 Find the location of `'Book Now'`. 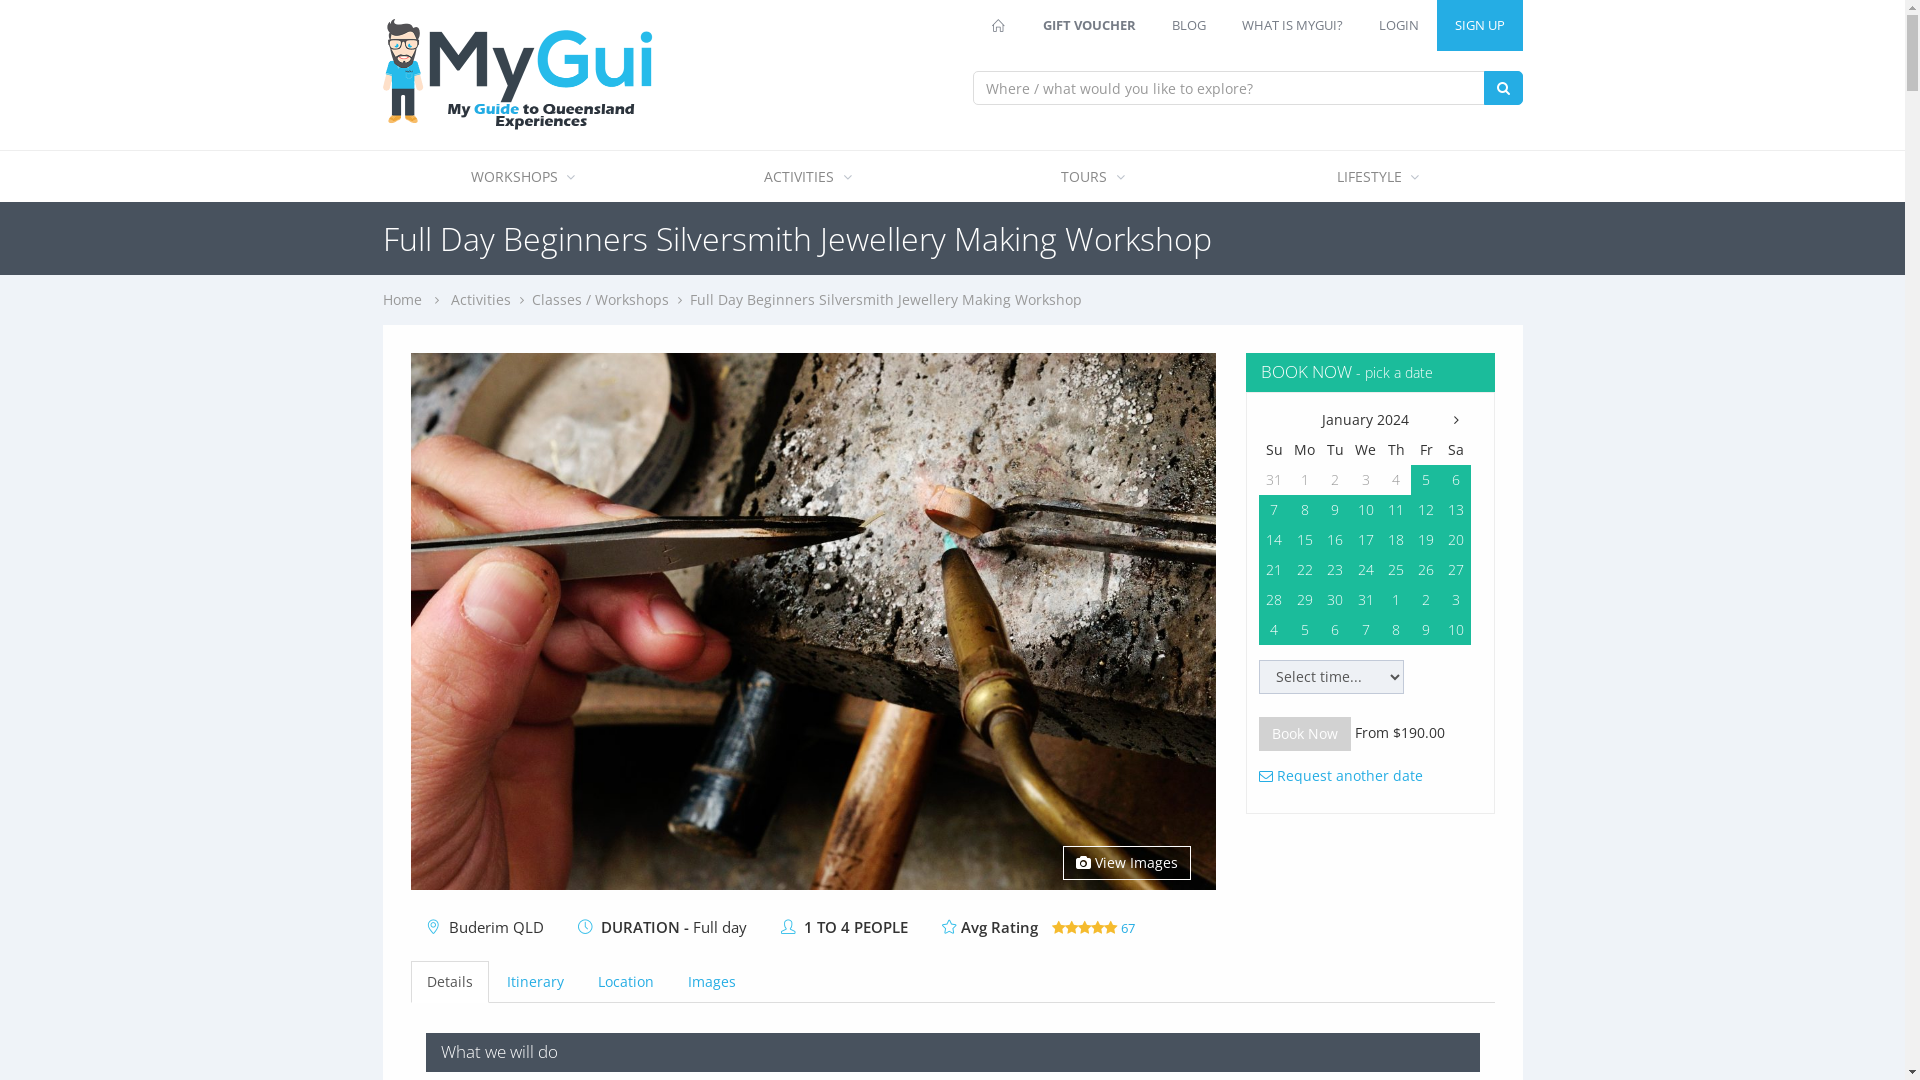

'Book Now' is located at coordinates (1257, 733).